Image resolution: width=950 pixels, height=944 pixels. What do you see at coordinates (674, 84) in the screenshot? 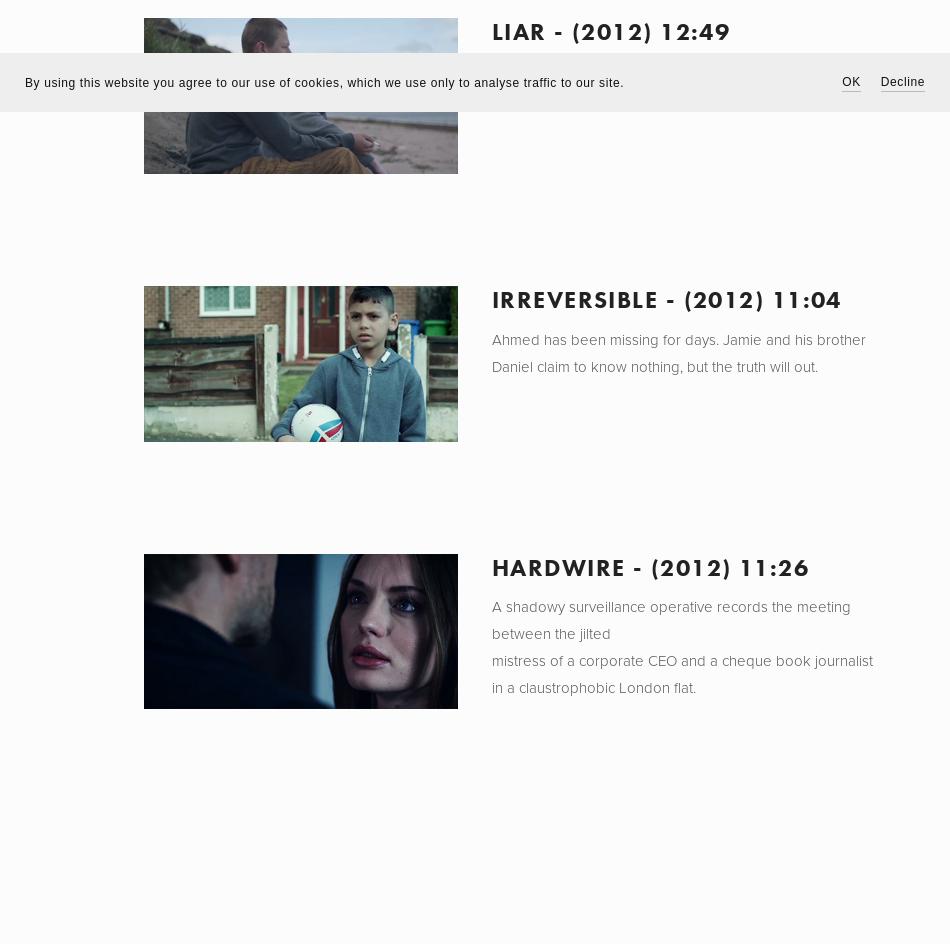
I see `'Jamie adores his big brother Donald but is beginning to question his tales of their absent father.'` at bounding box center [674, 84].